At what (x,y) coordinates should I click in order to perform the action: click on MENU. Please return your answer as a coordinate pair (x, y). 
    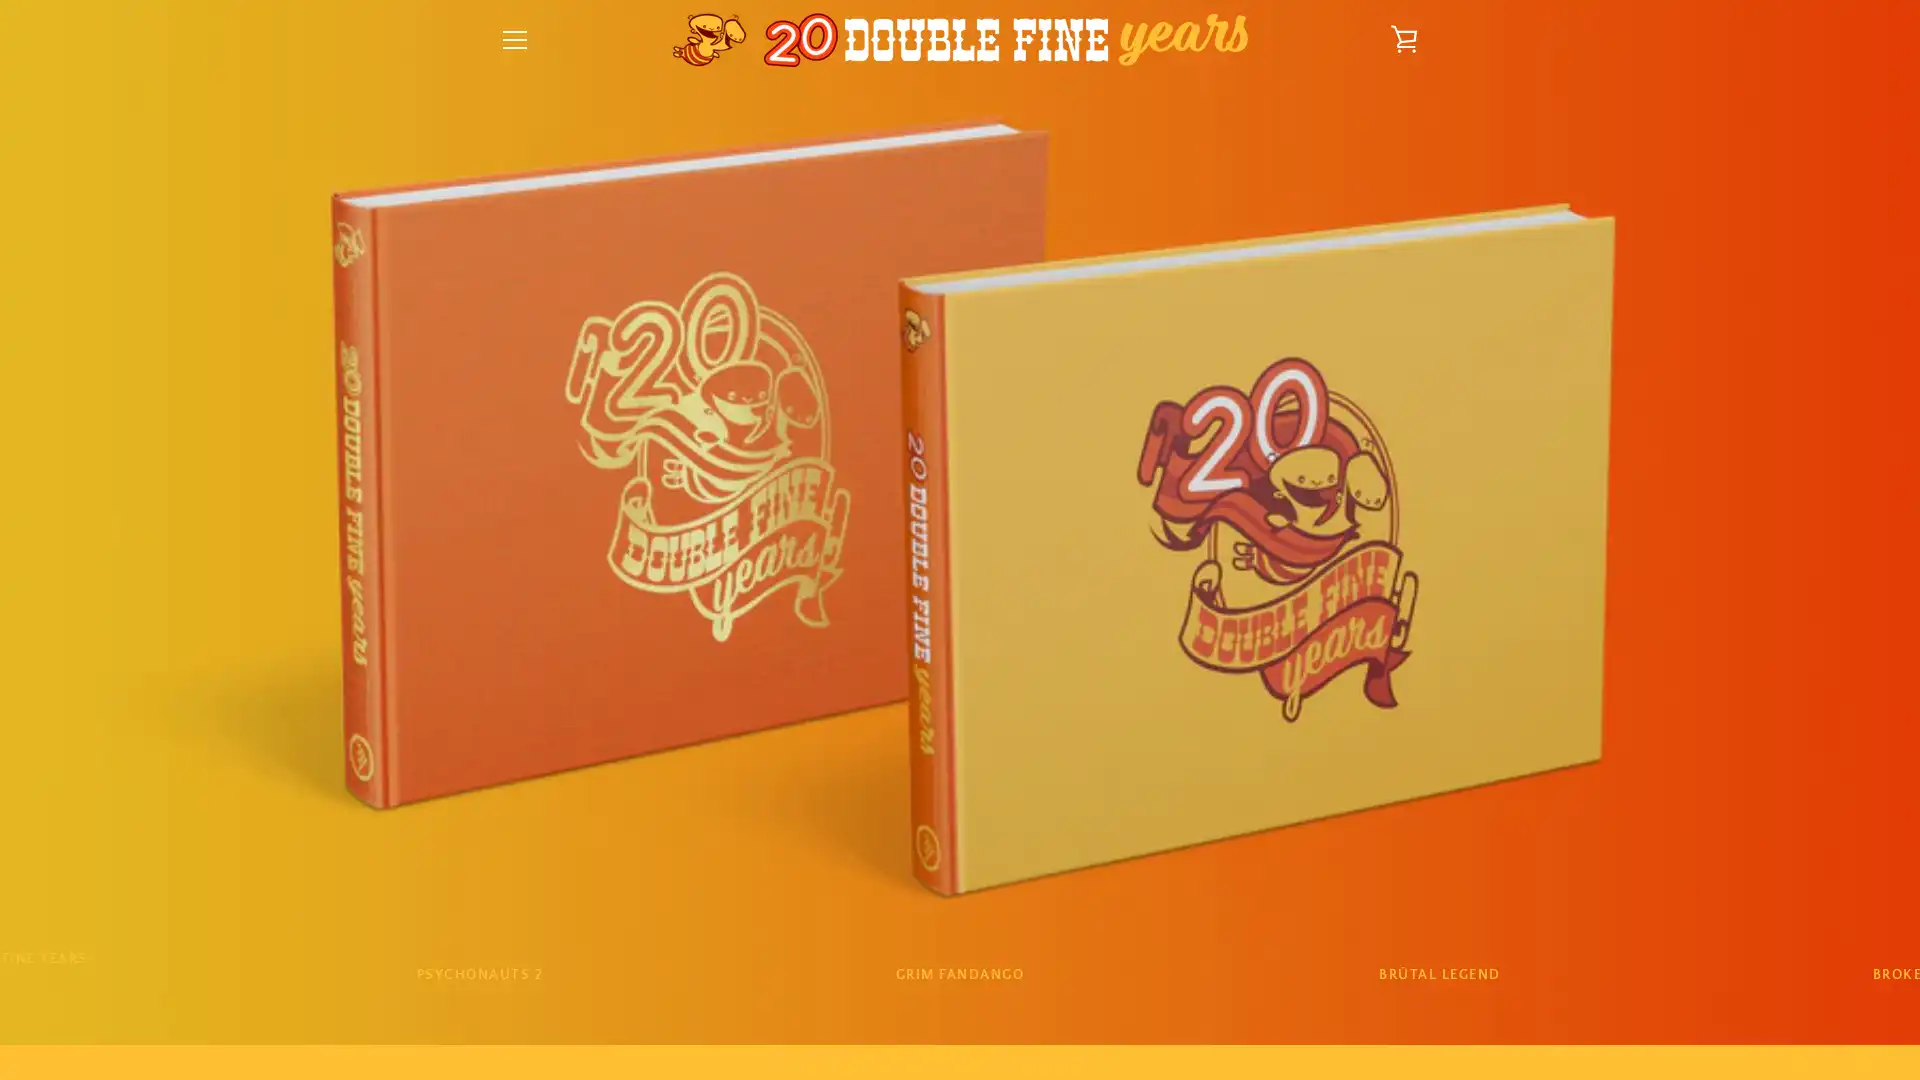
    Looking at the image, I should click on (514, 39).